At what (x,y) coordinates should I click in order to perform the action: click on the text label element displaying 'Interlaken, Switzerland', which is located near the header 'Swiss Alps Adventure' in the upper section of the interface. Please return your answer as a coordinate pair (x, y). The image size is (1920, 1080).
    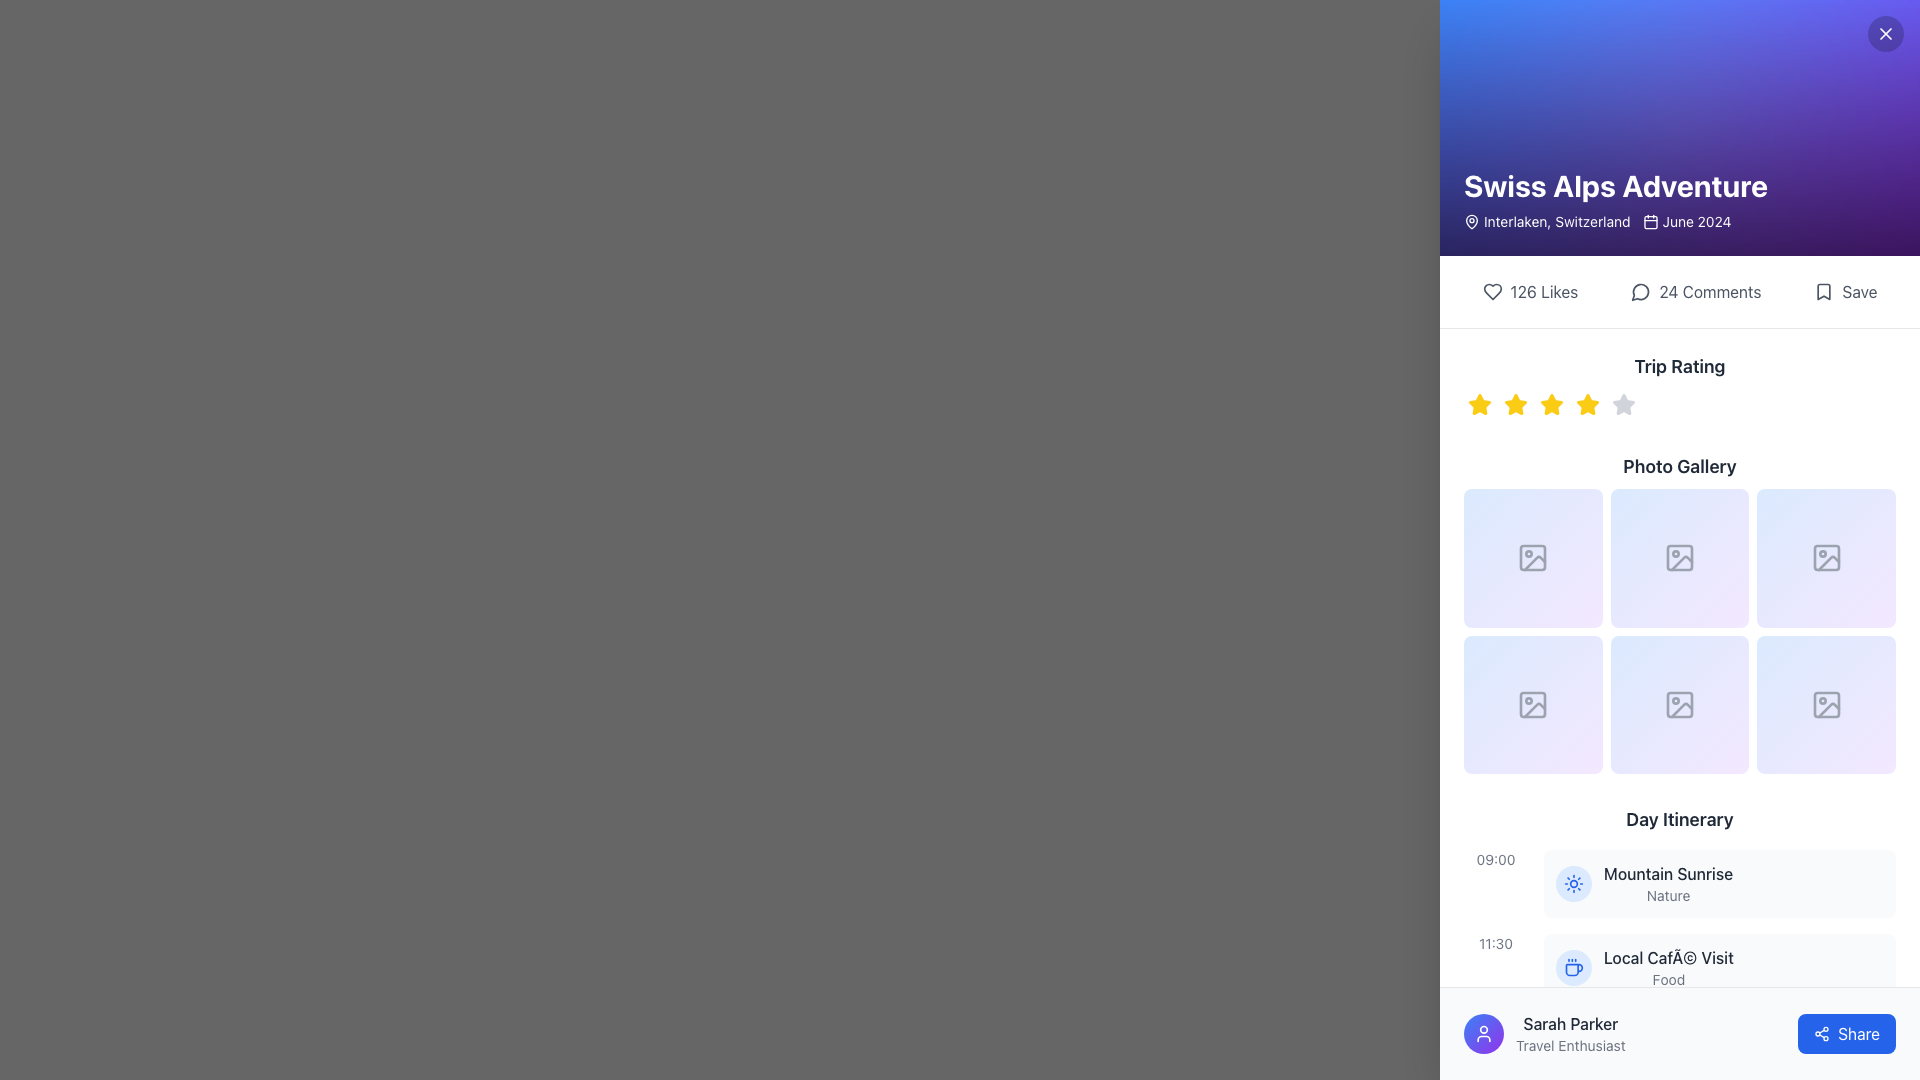
    Looking at the image, I should click on (1546, 222).